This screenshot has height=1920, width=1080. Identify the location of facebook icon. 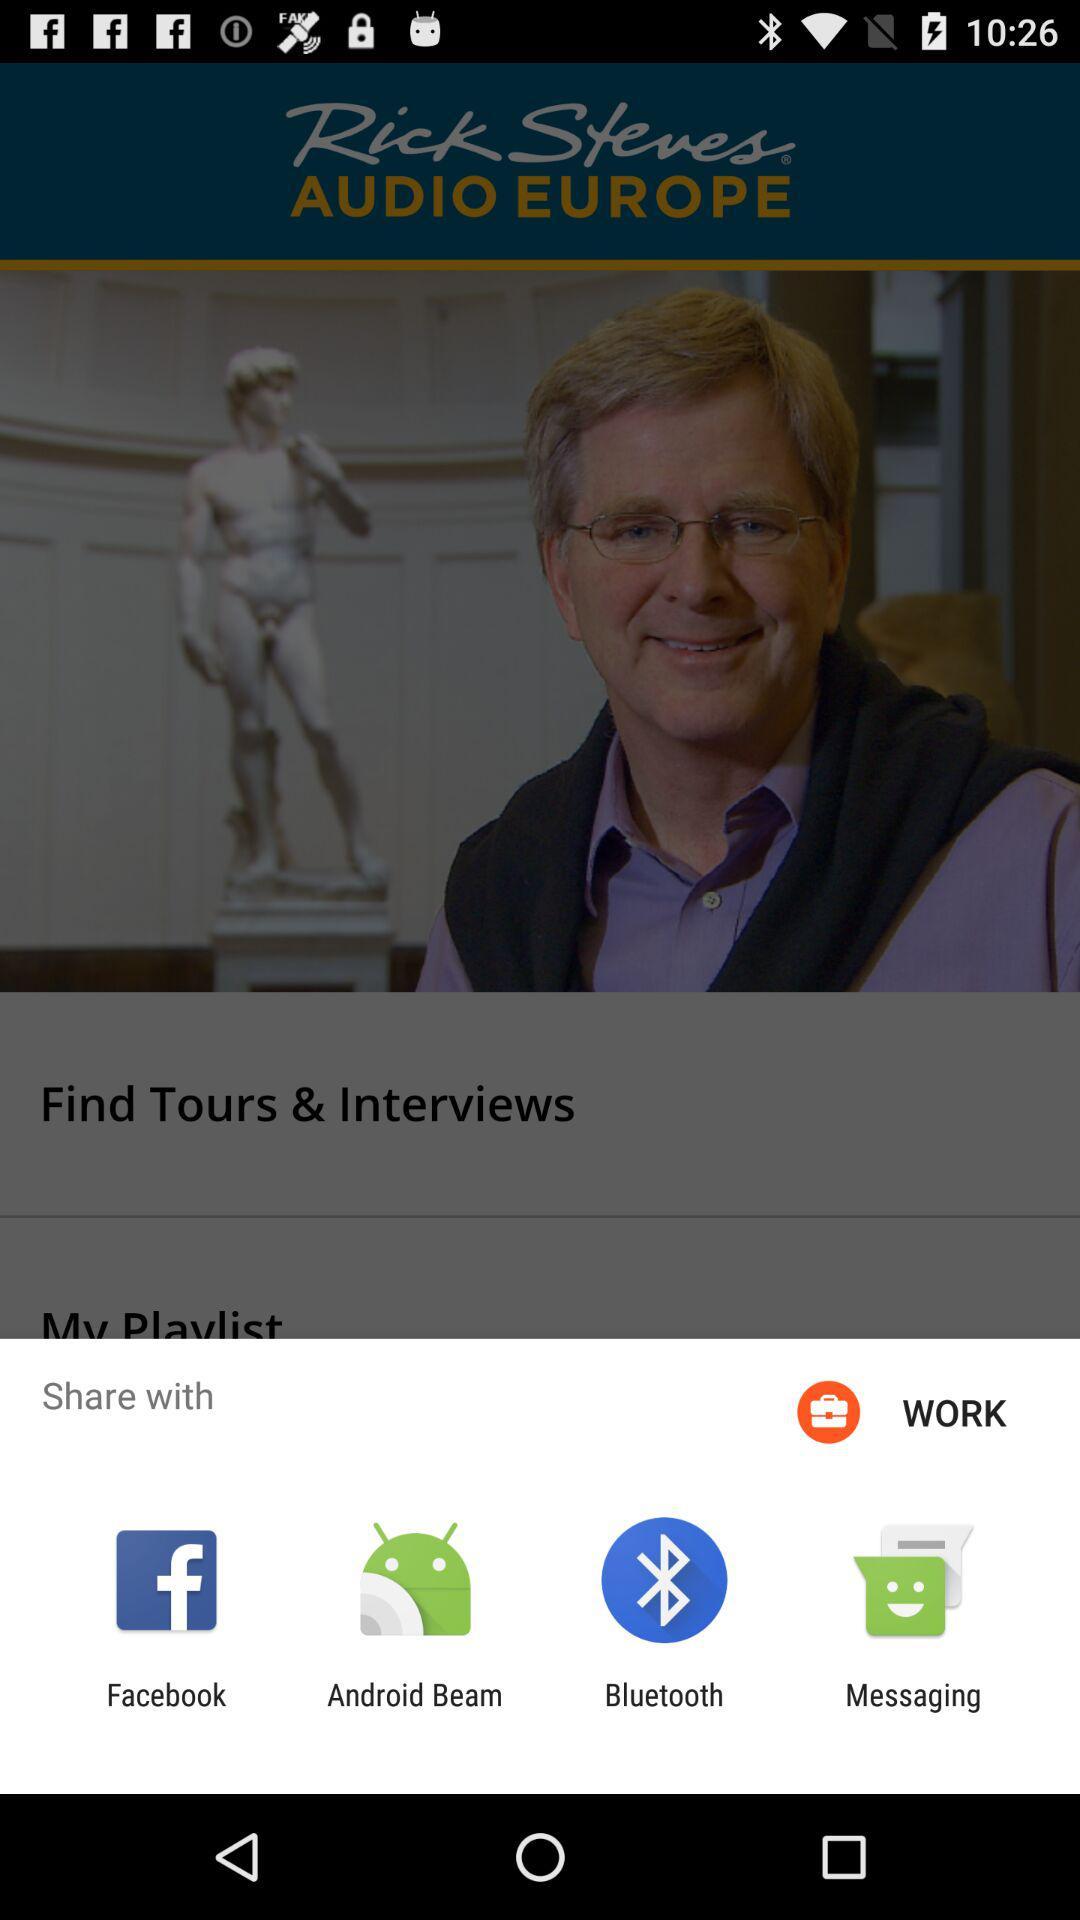
(165, 1711).